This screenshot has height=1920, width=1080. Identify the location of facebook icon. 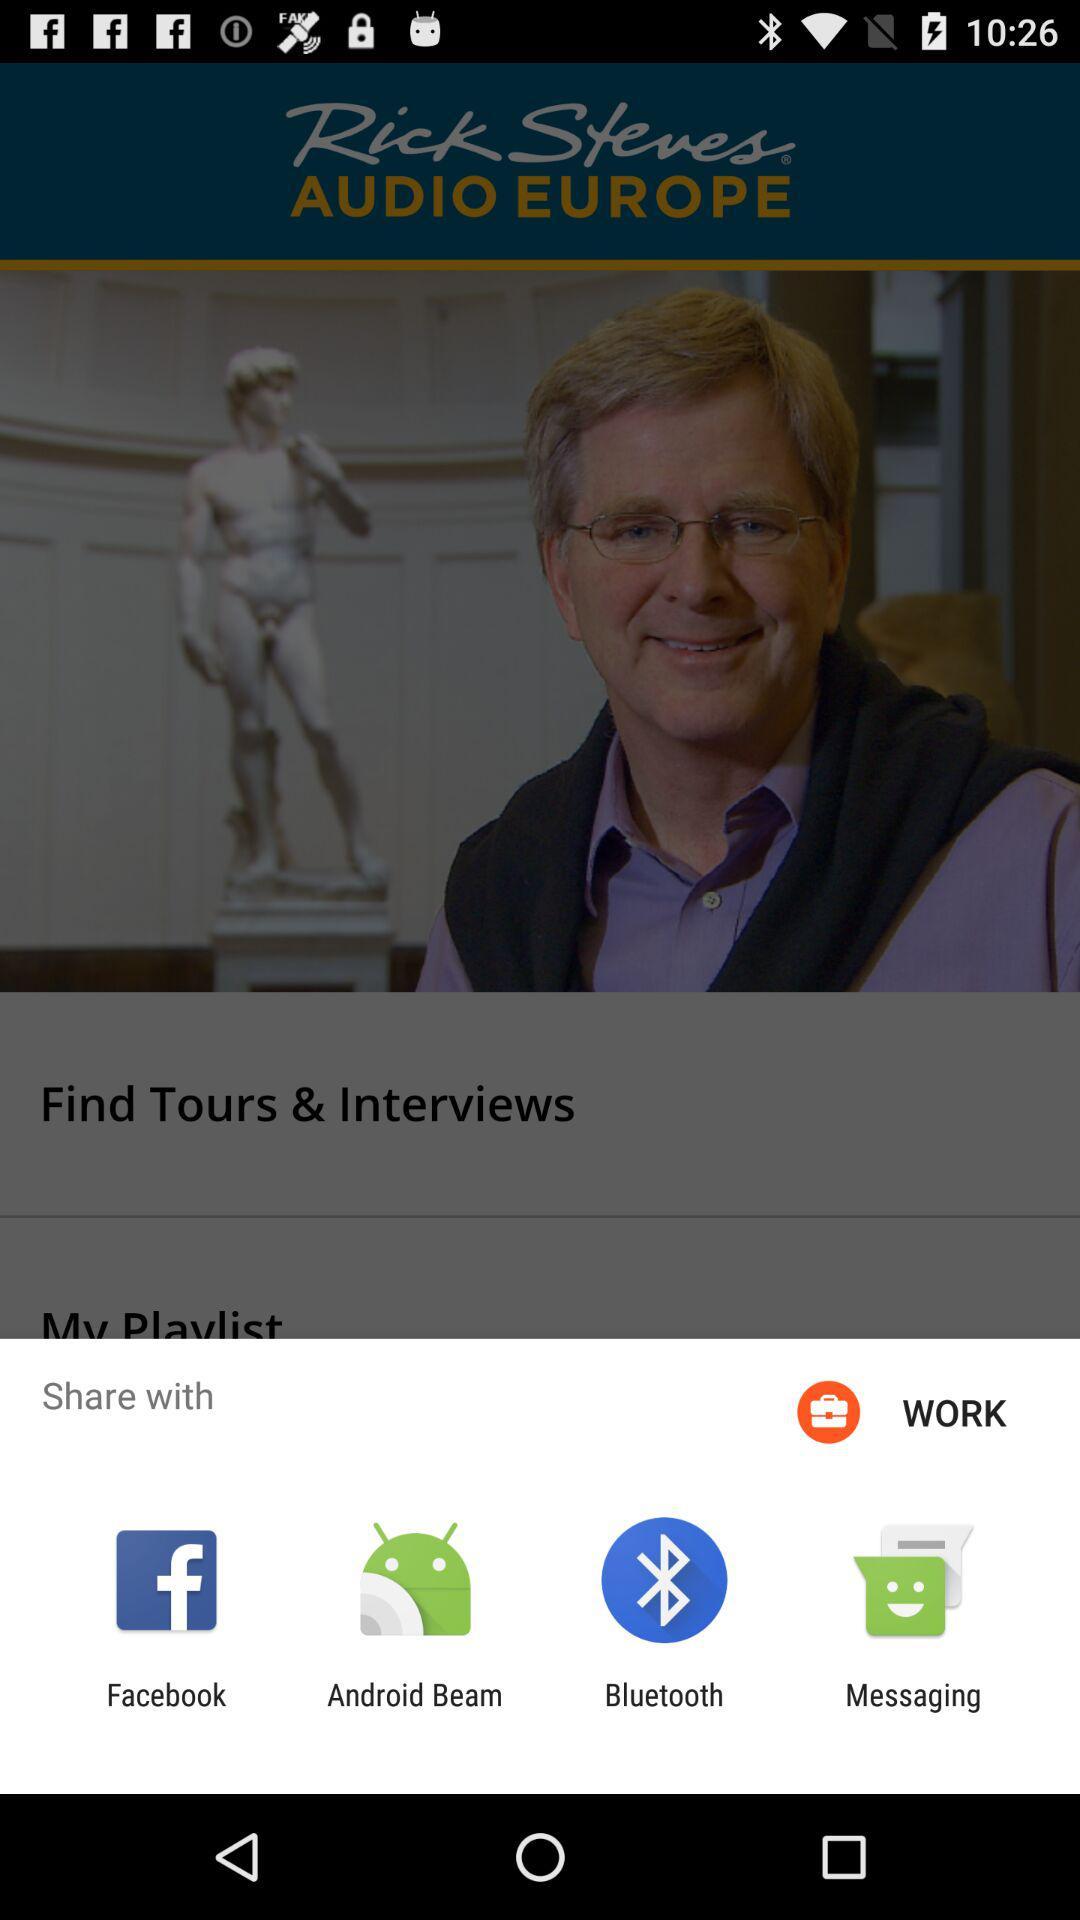
(165, 1711).